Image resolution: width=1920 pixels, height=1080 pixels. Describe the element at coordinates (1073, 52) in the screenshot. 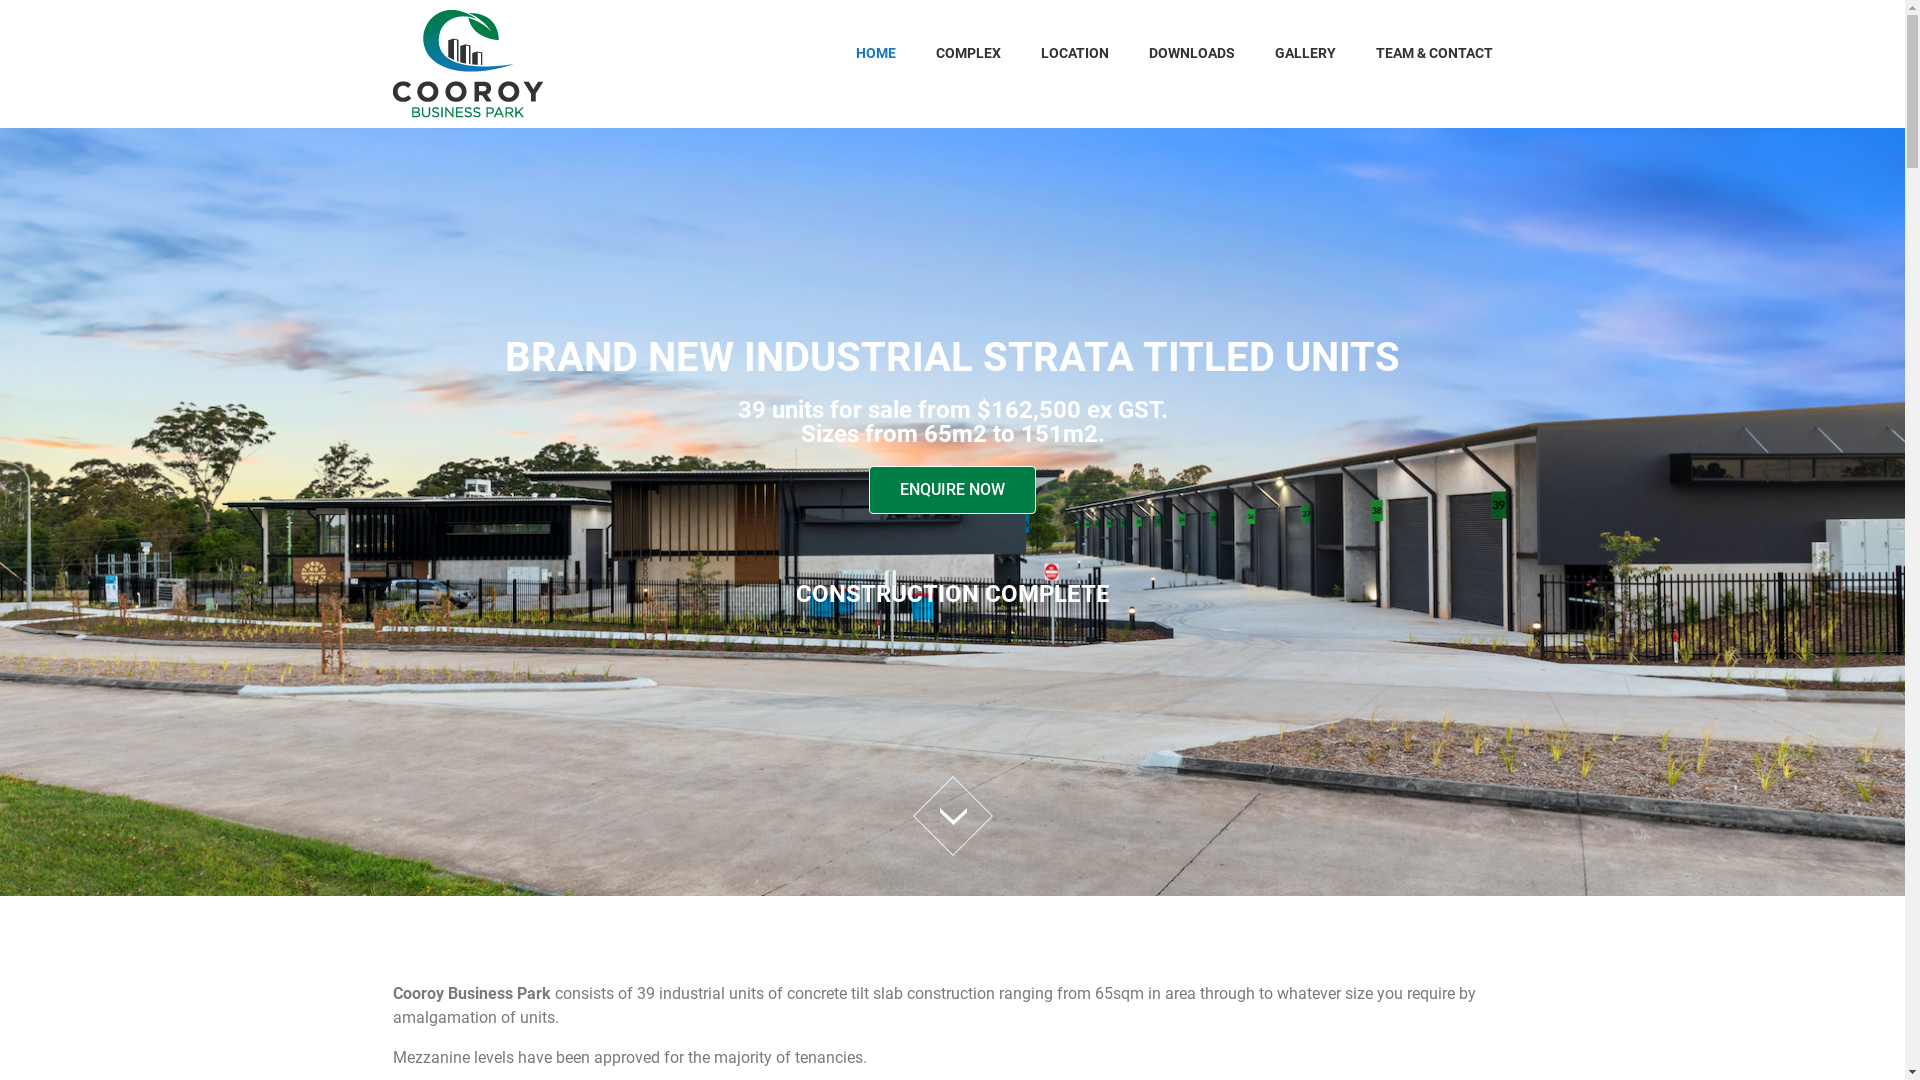

I see `'LOCATION'` at that location.